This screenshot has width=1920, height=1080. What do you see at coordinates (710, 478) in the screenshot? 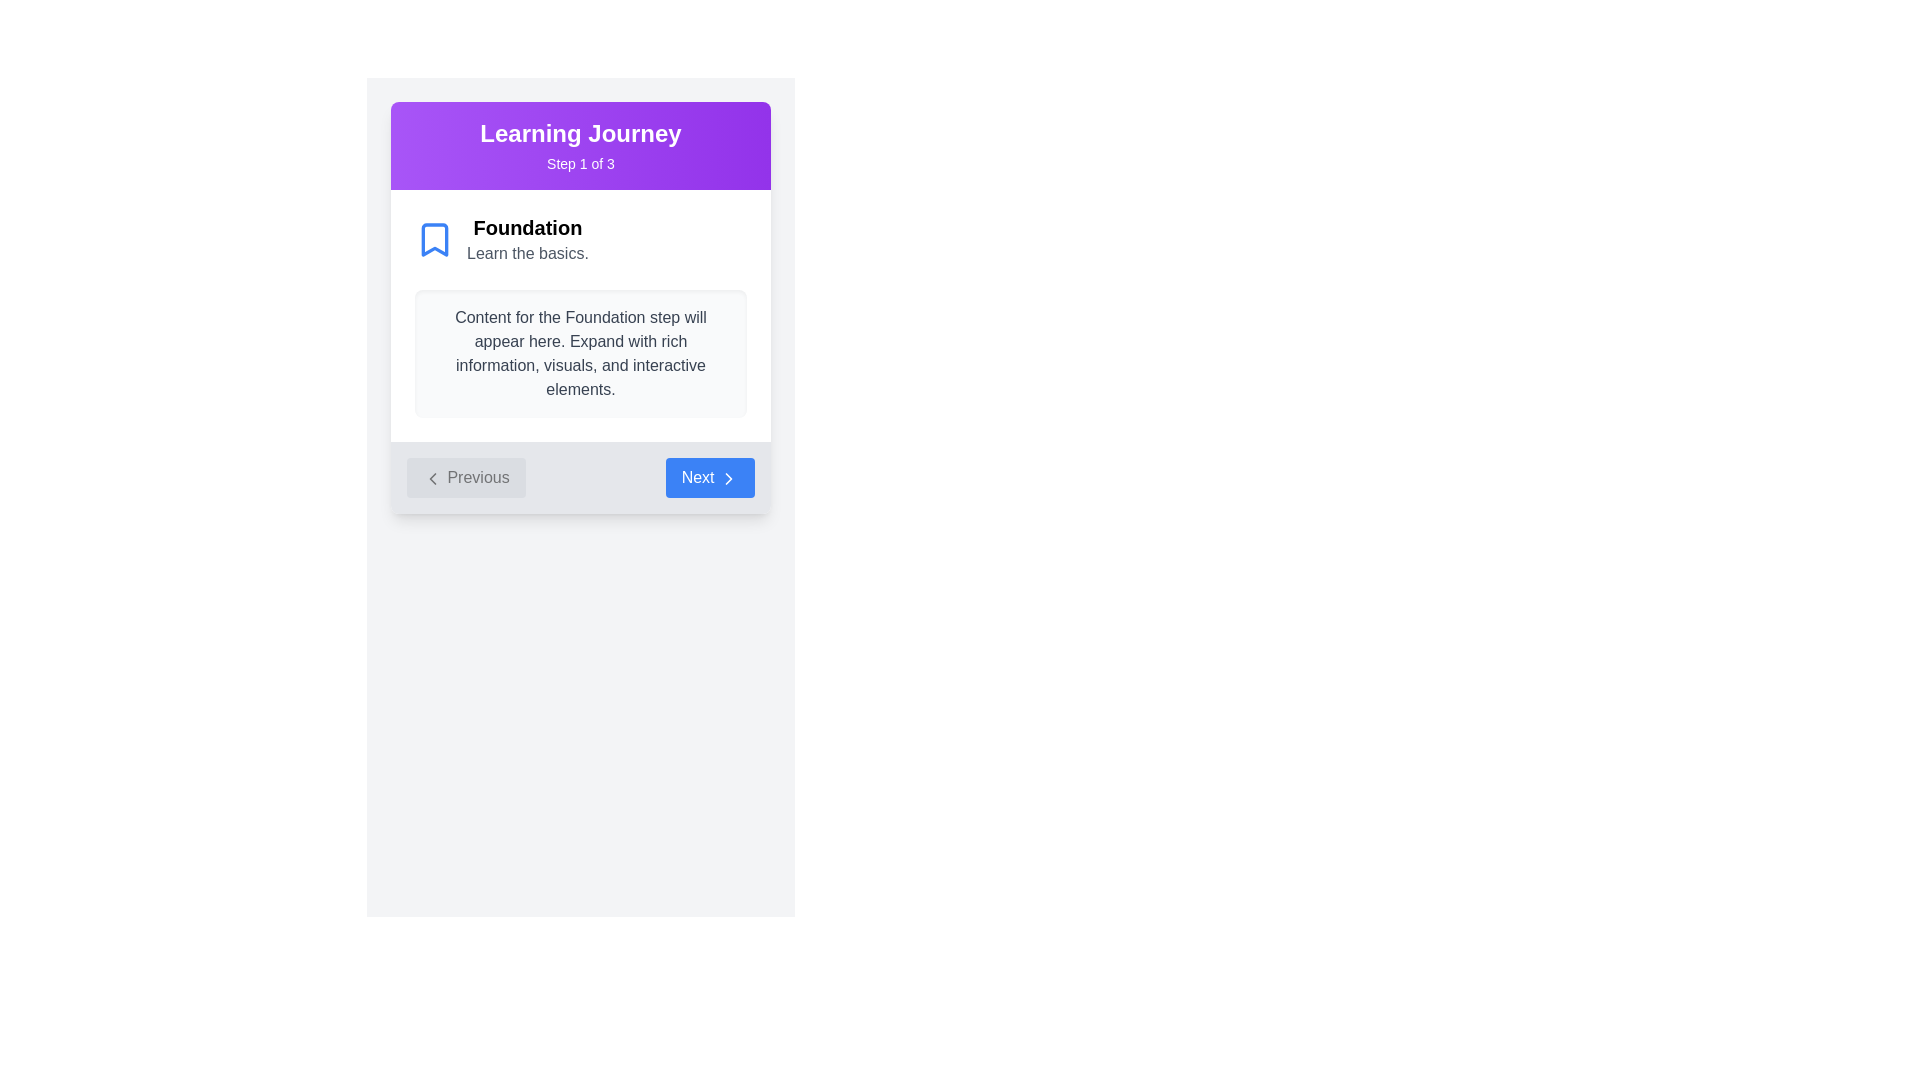
I see `the 'Next' button, which has a blue background, white text, and a right arrow icon, to observe its hover styling effects` at bounding box center [710, 478].